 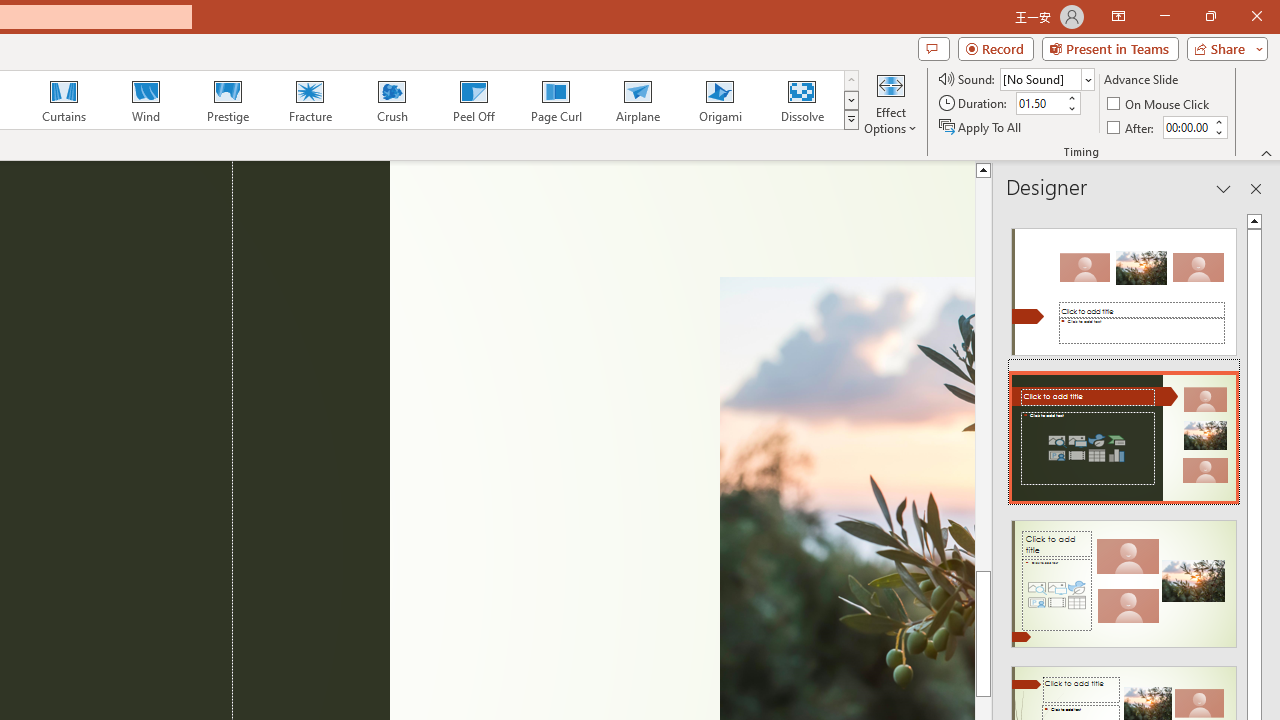 What do you see at coordinates (1217, 132) in the screenshot?
I see `'Less'` at bounding box center [1217, 132].